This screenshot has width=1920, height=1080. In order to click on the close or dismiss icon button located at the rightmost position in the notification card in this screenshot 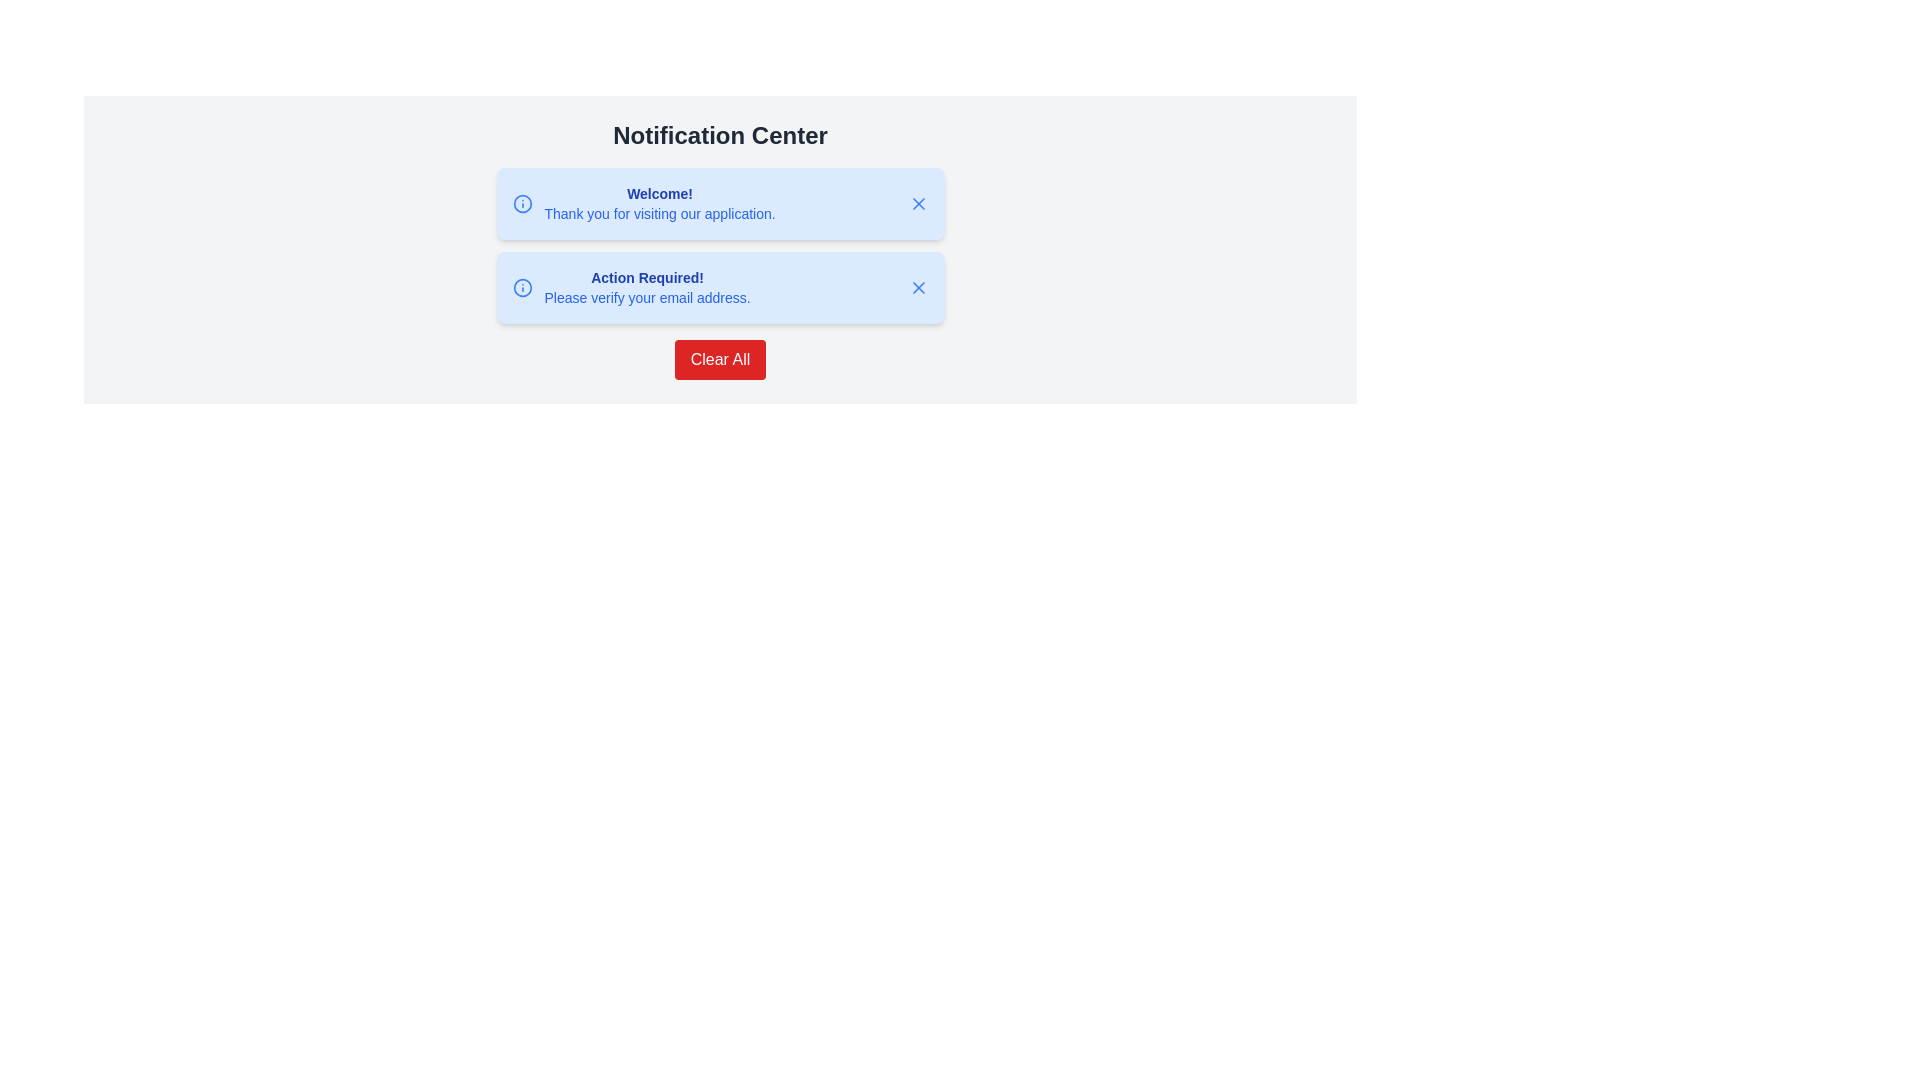, I will do `click(917, 204)`.